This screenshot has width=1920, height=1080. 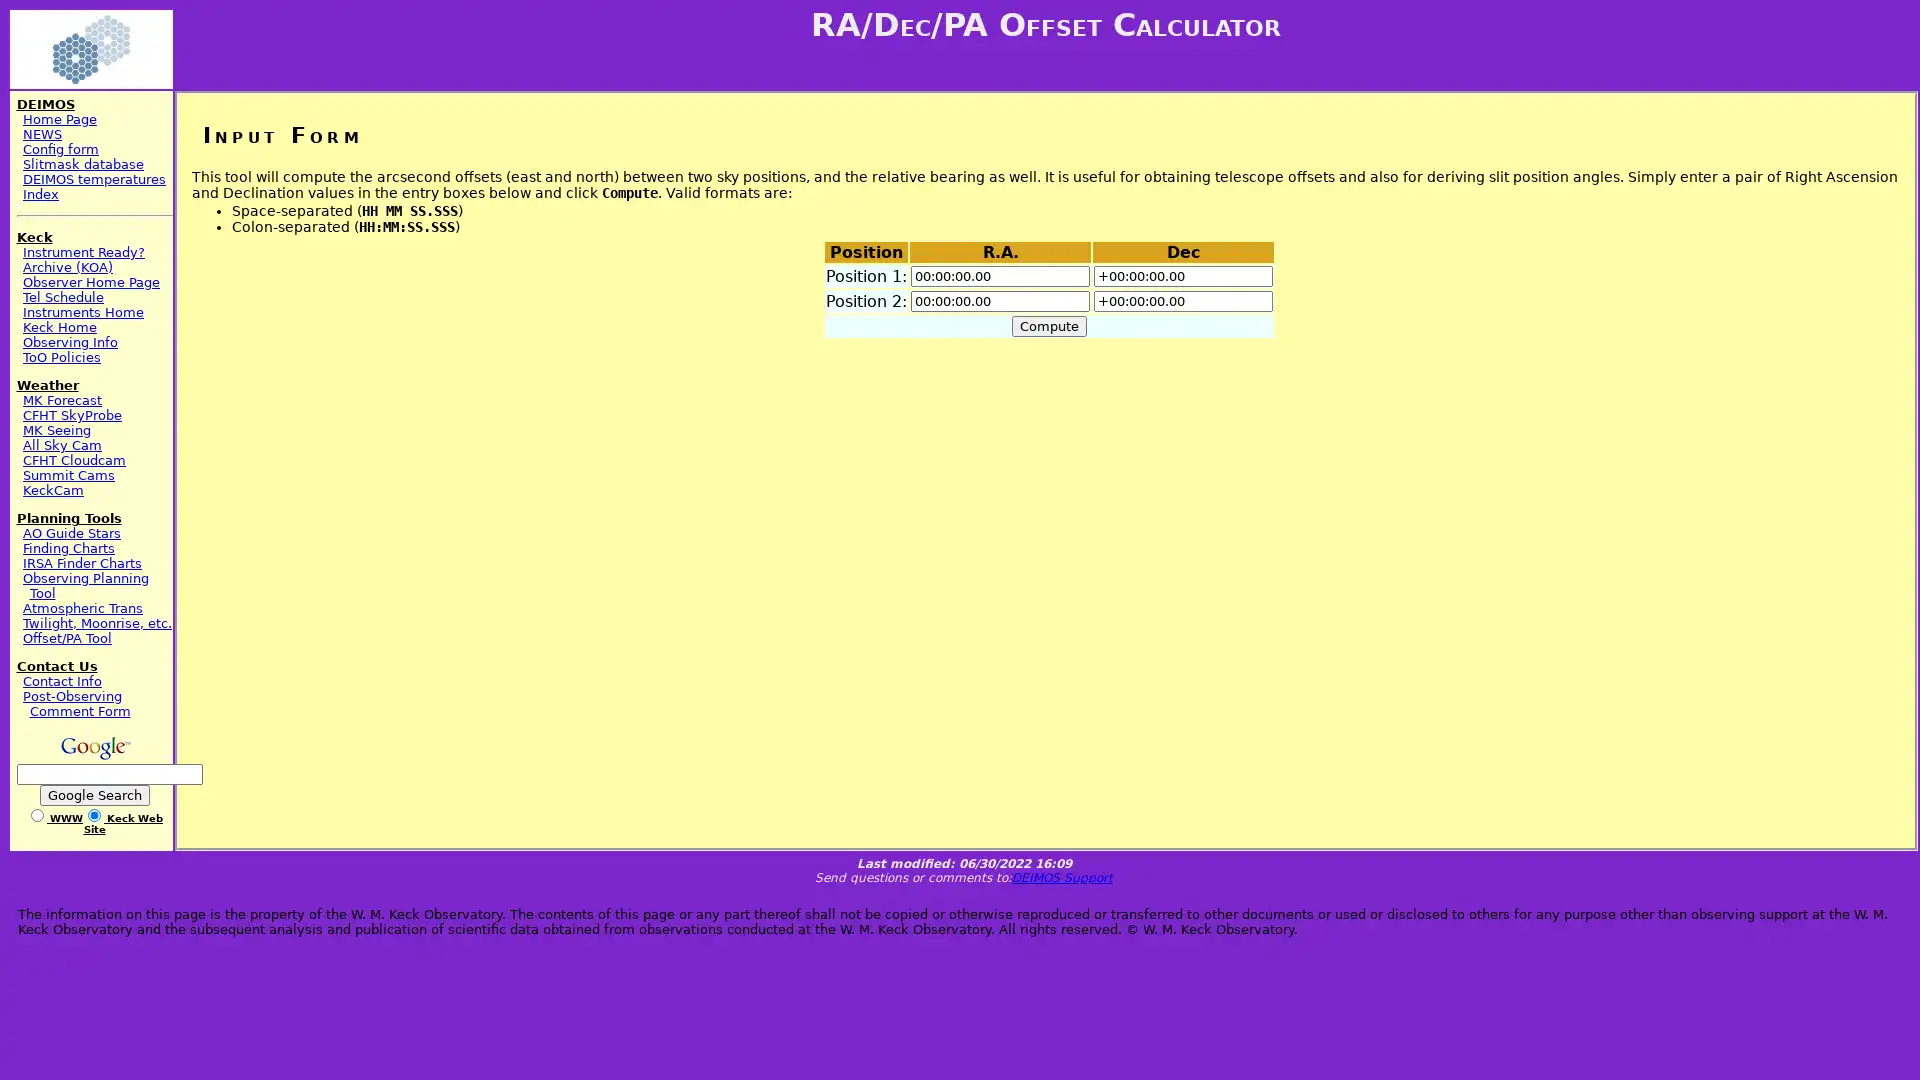 What do you see at coordinates (93, 794) in the screenshot?
I see `Google Search` at bounding box center [93, 794].